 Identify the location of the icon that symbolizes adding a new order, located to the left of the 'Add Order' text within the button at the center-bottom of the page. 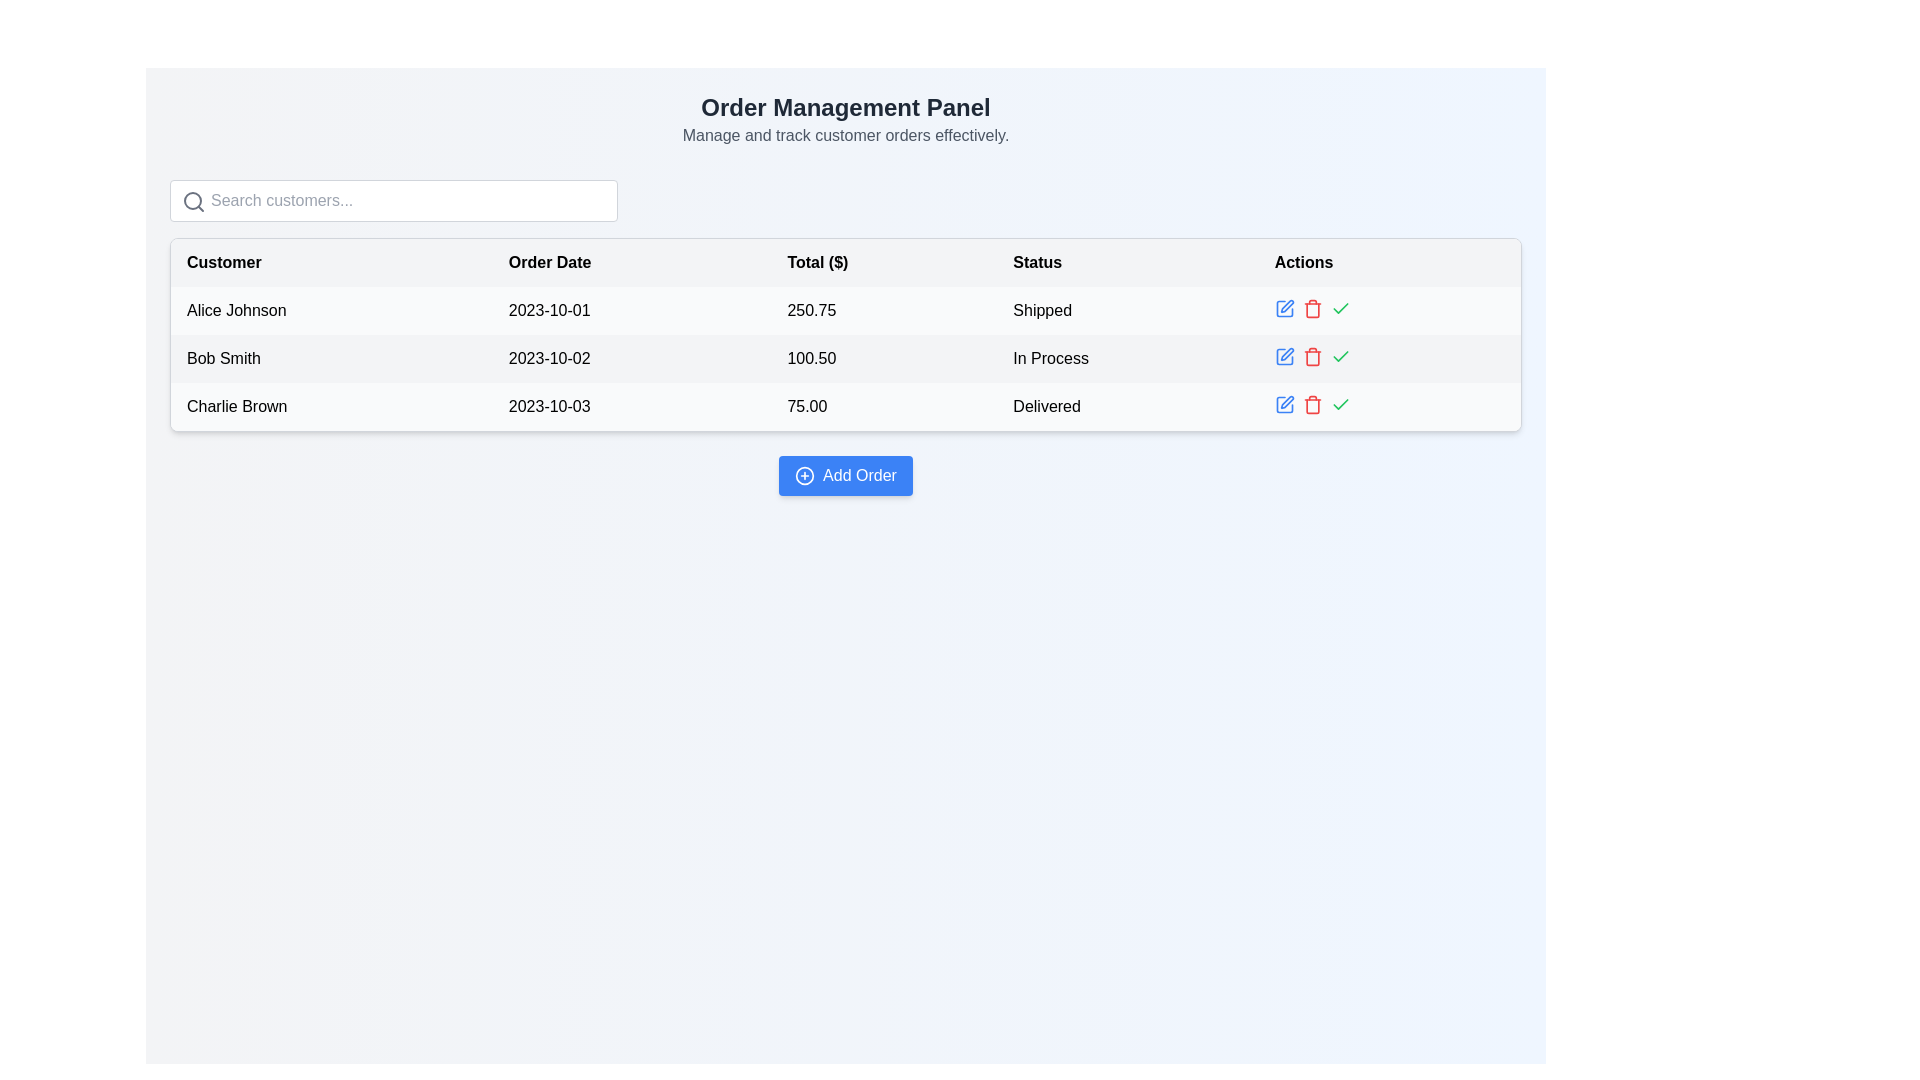
(805, 475).